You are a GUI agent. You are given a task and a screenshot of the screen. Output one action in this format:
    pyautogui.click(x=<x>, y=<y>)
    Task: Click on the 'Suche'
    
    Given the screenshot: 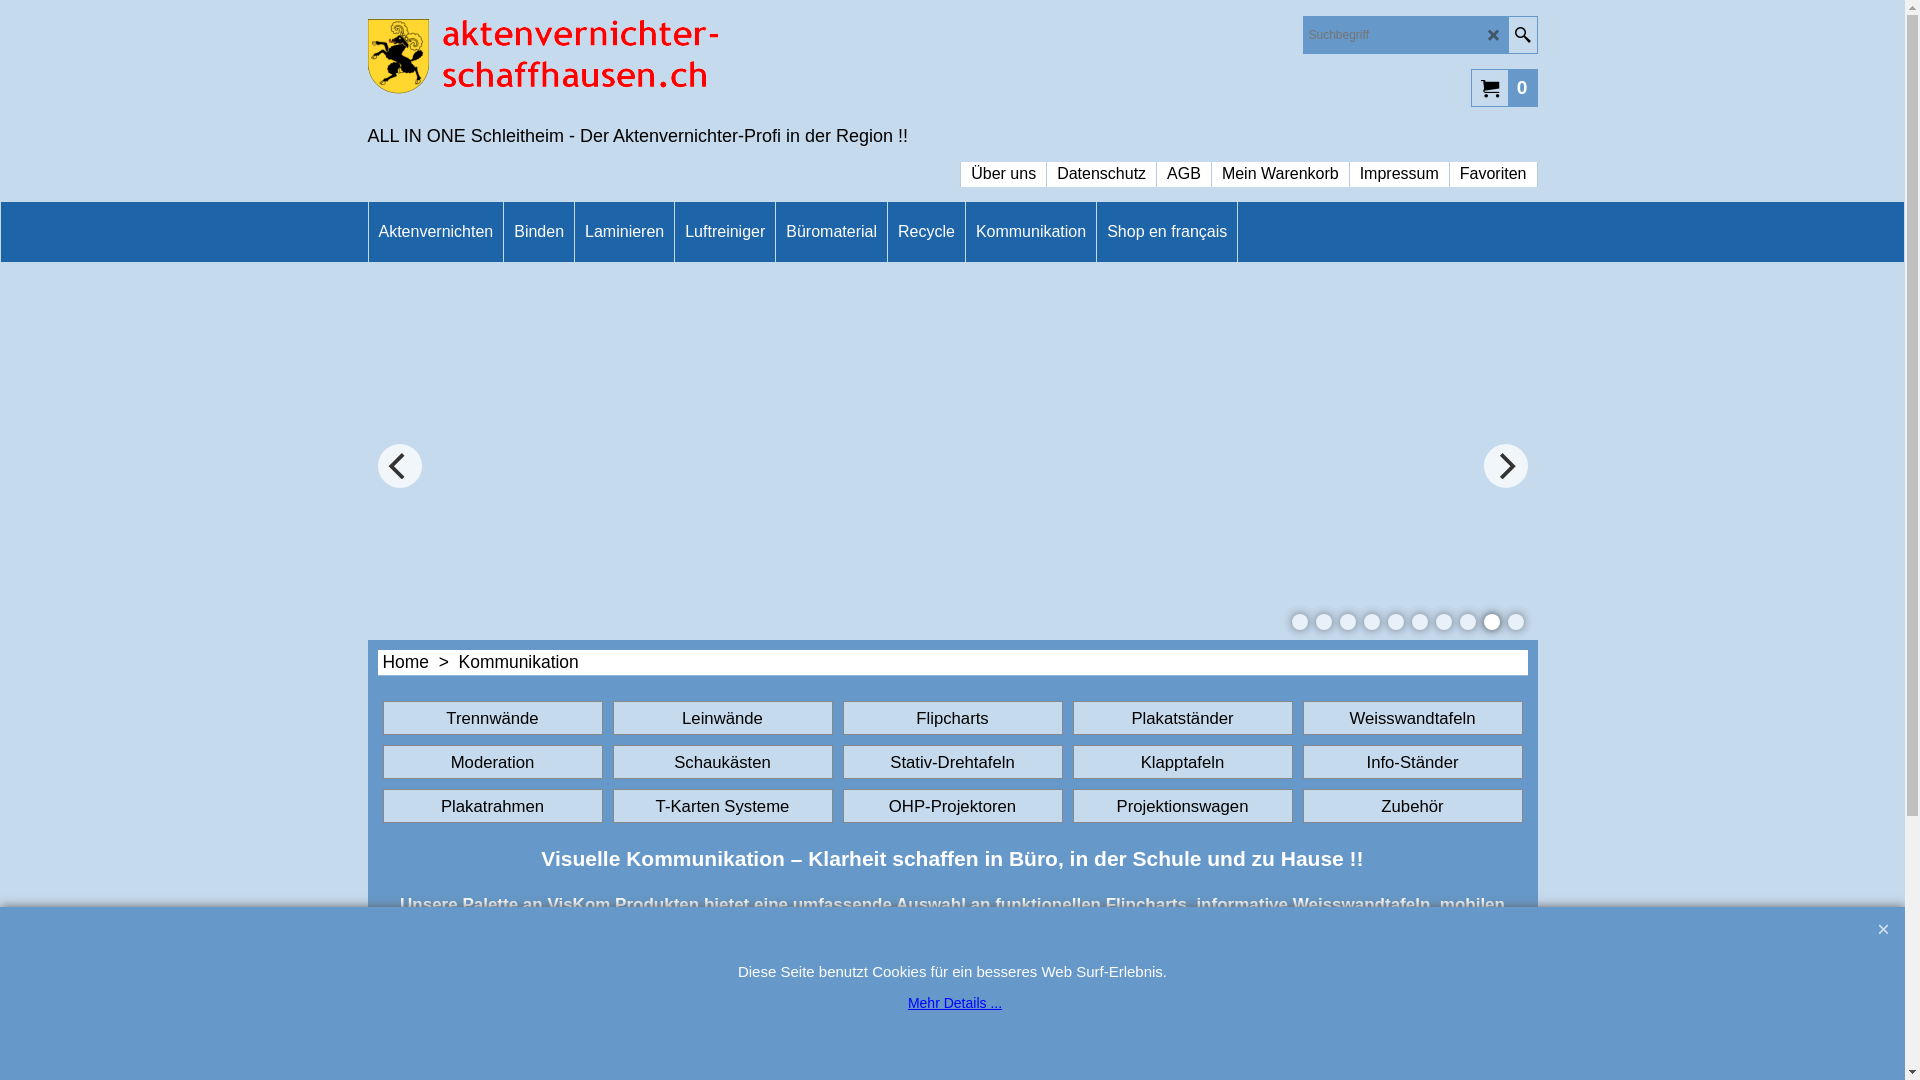 What is the action you would take?
    pyautogui.click(x=1521, y=34)
    